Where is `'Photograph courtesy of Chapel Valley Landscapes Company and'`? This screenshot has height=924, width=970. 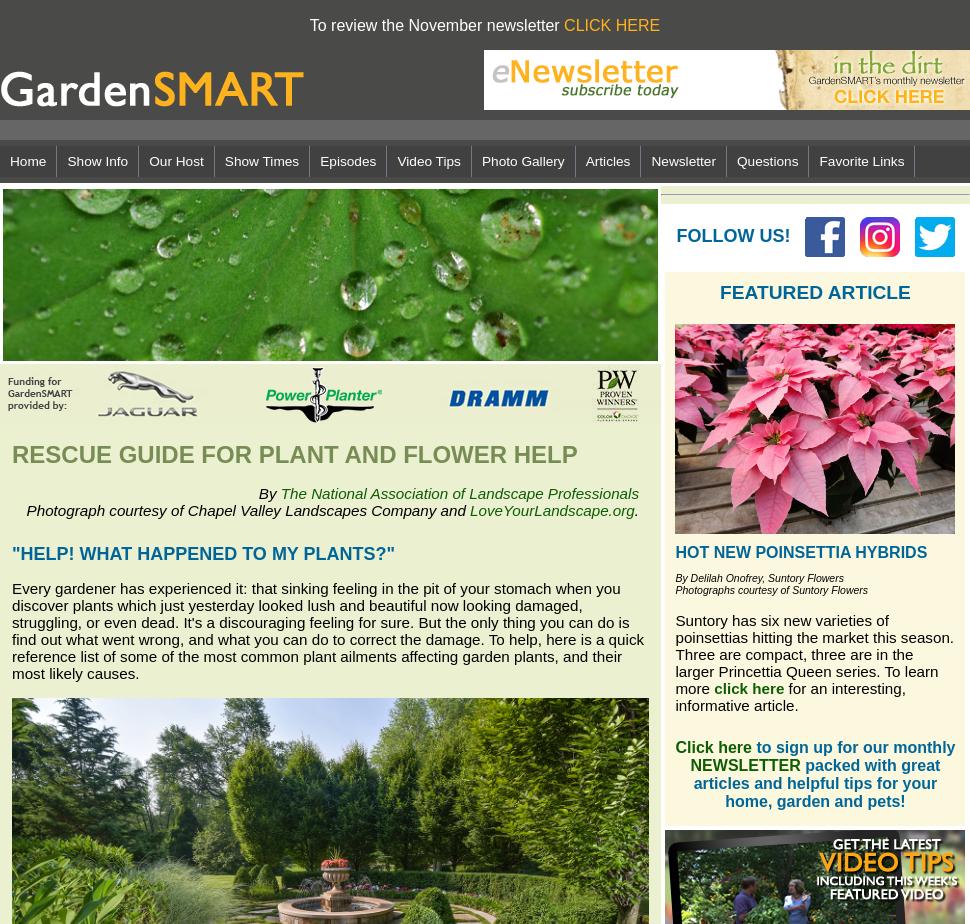 'Photograph courtesy of Chapel Valley Landscapes Company and' is located at coordinates (247, 510).